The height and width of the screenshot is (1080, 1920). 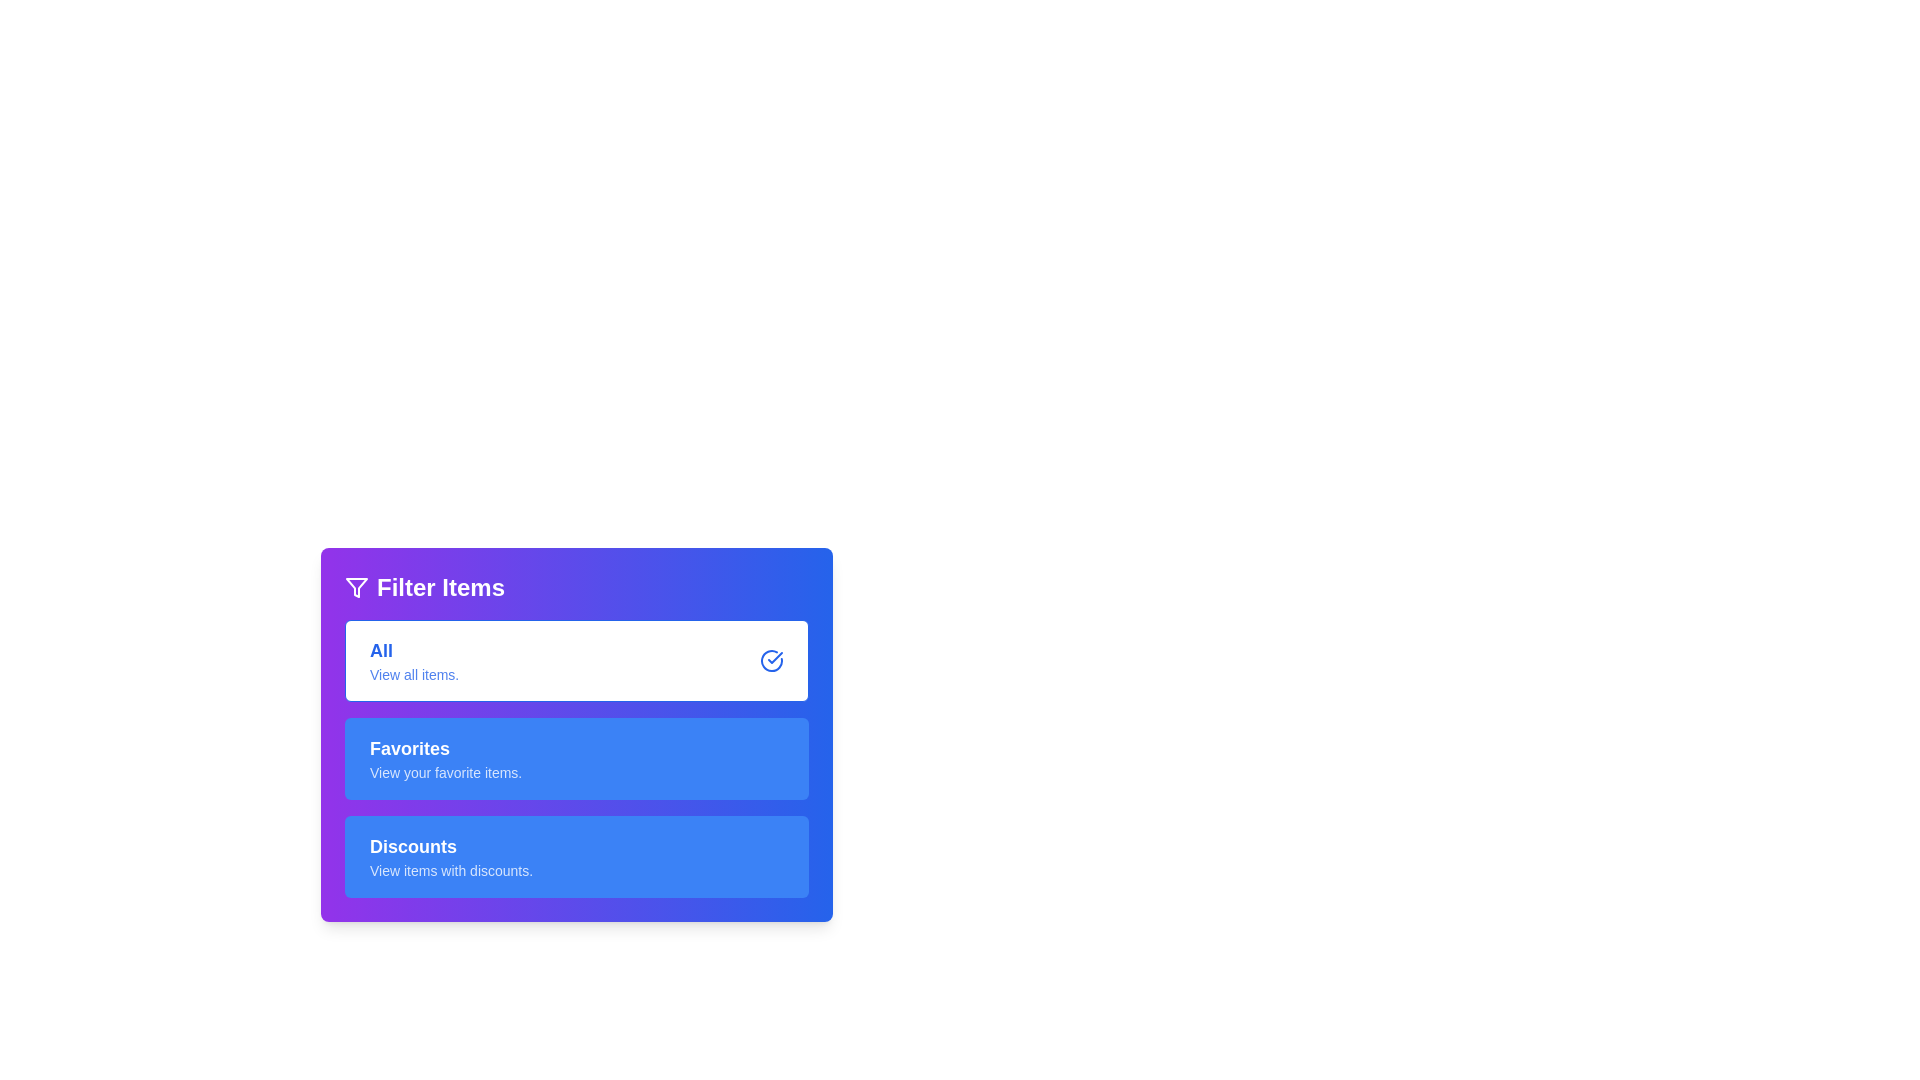 What do you see at coordinates (575, 762) in the screenshot?
I see `the filter button that shows only the user's favorite items, located below the 'All' section and above the 'Discounts' section in the filter interface` at bounding box center [575, 762].